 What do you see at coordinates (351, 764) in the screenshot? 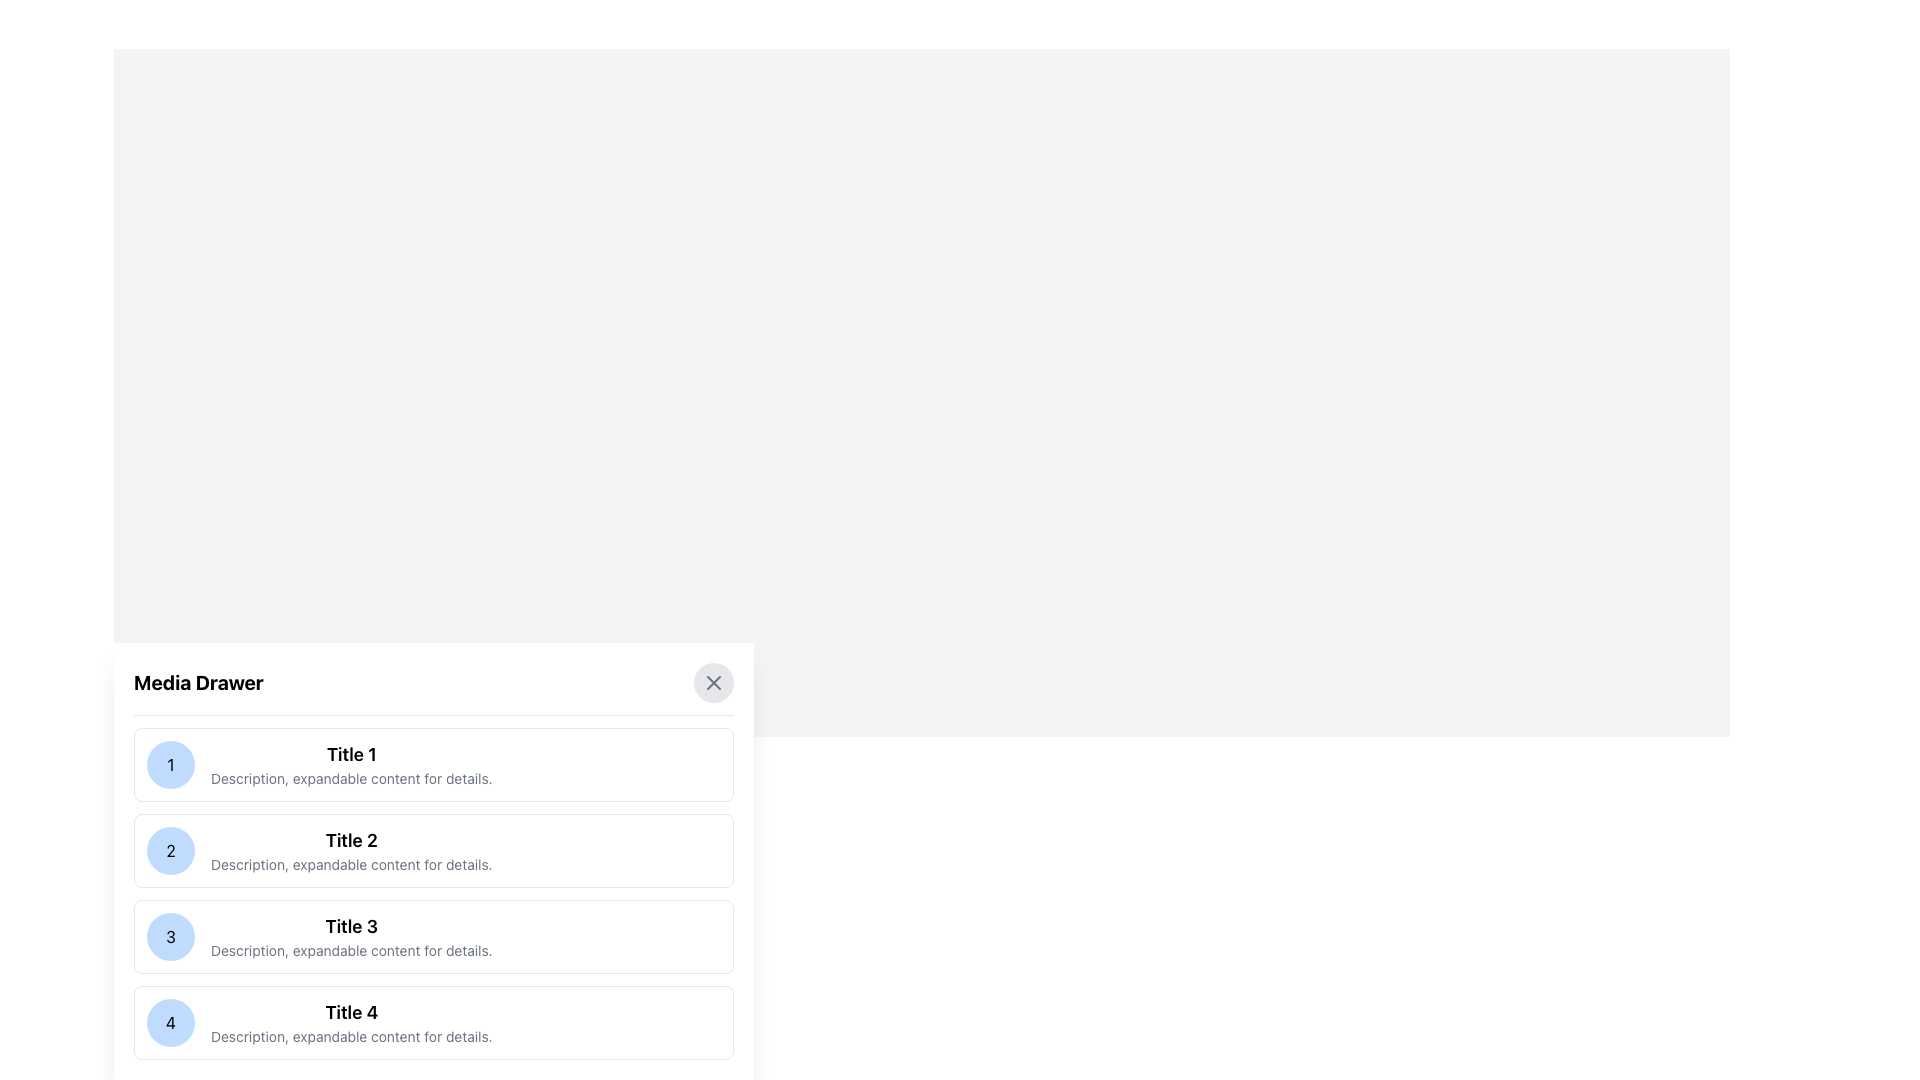
I see `the label with subtitle text for the first item in the 'Media Drawer' list, positioned to the right of the blue circular icon containing the number '1'` at bounding box center [351, 764].